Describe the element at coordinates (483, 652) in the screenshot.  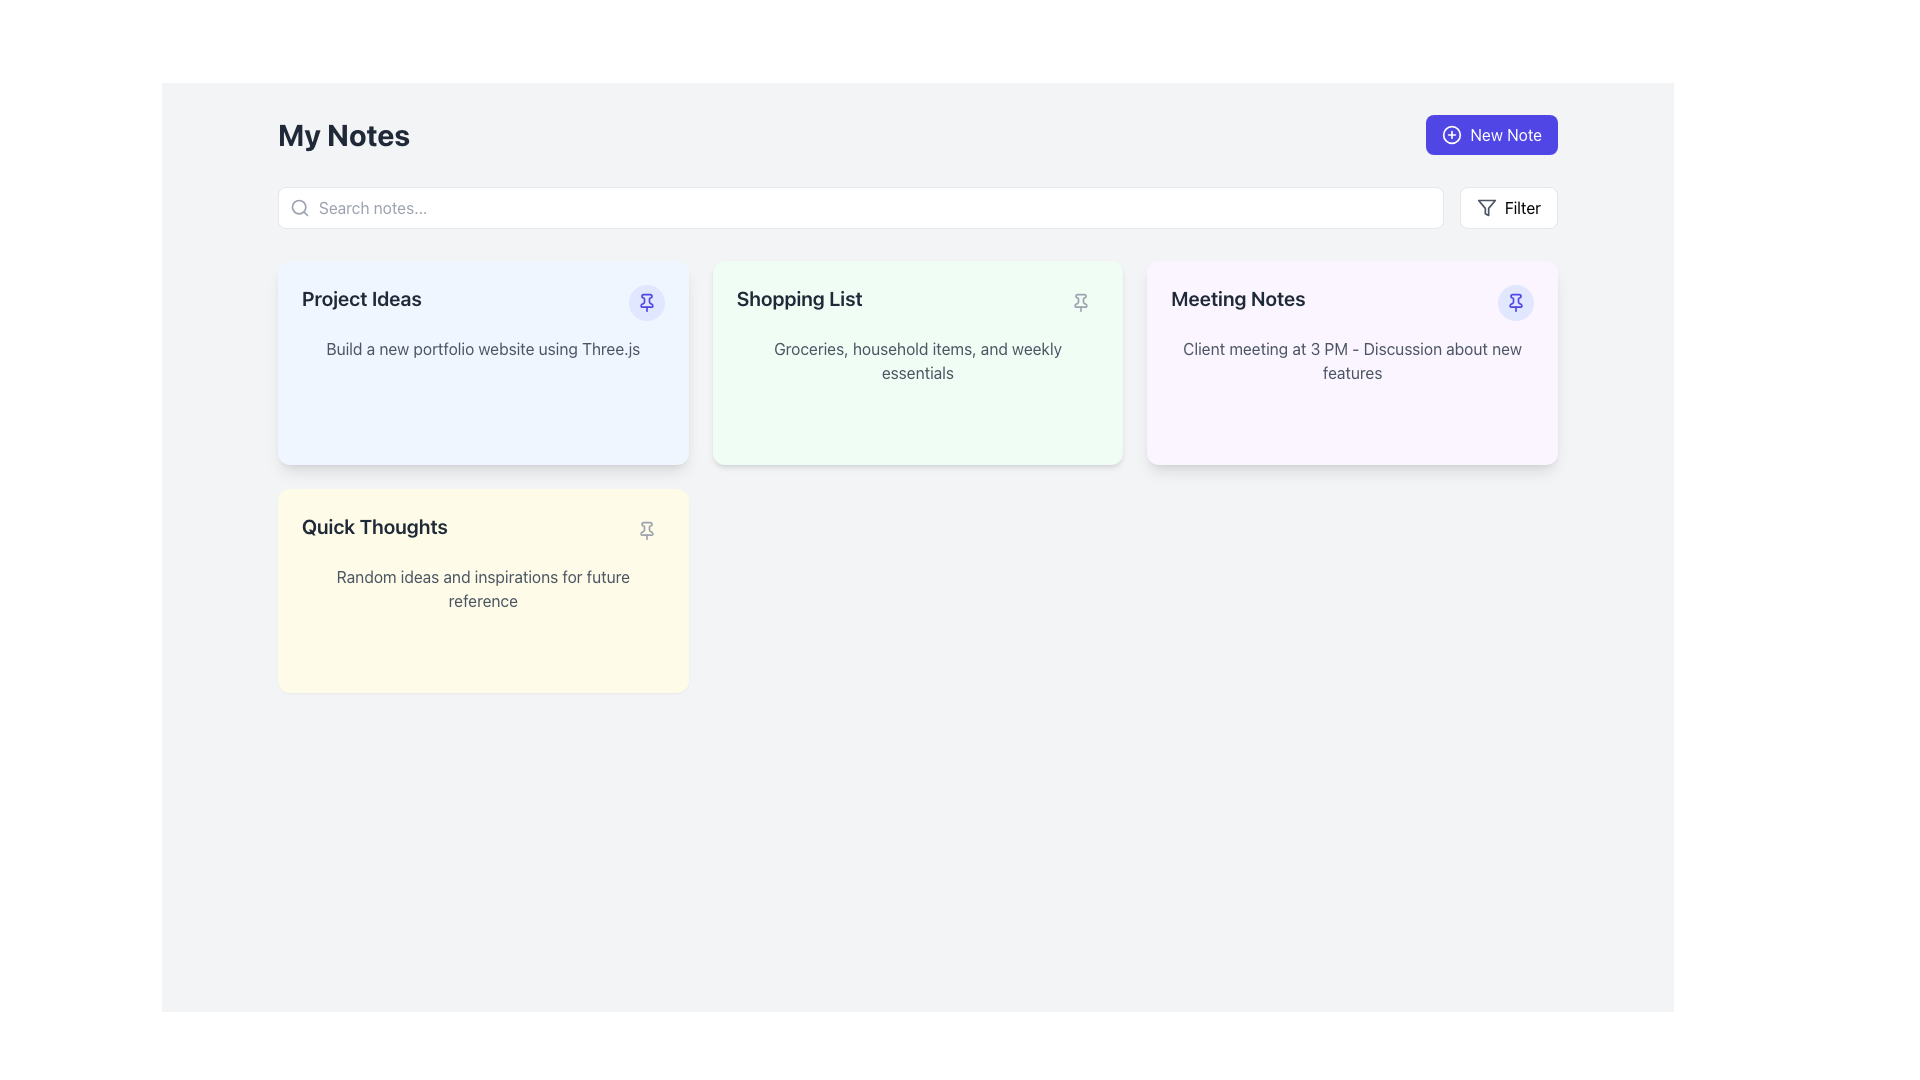
I see `the group of interactive icons located in the bottom-right corner of the 'Quick Thoughts' card` at that location.